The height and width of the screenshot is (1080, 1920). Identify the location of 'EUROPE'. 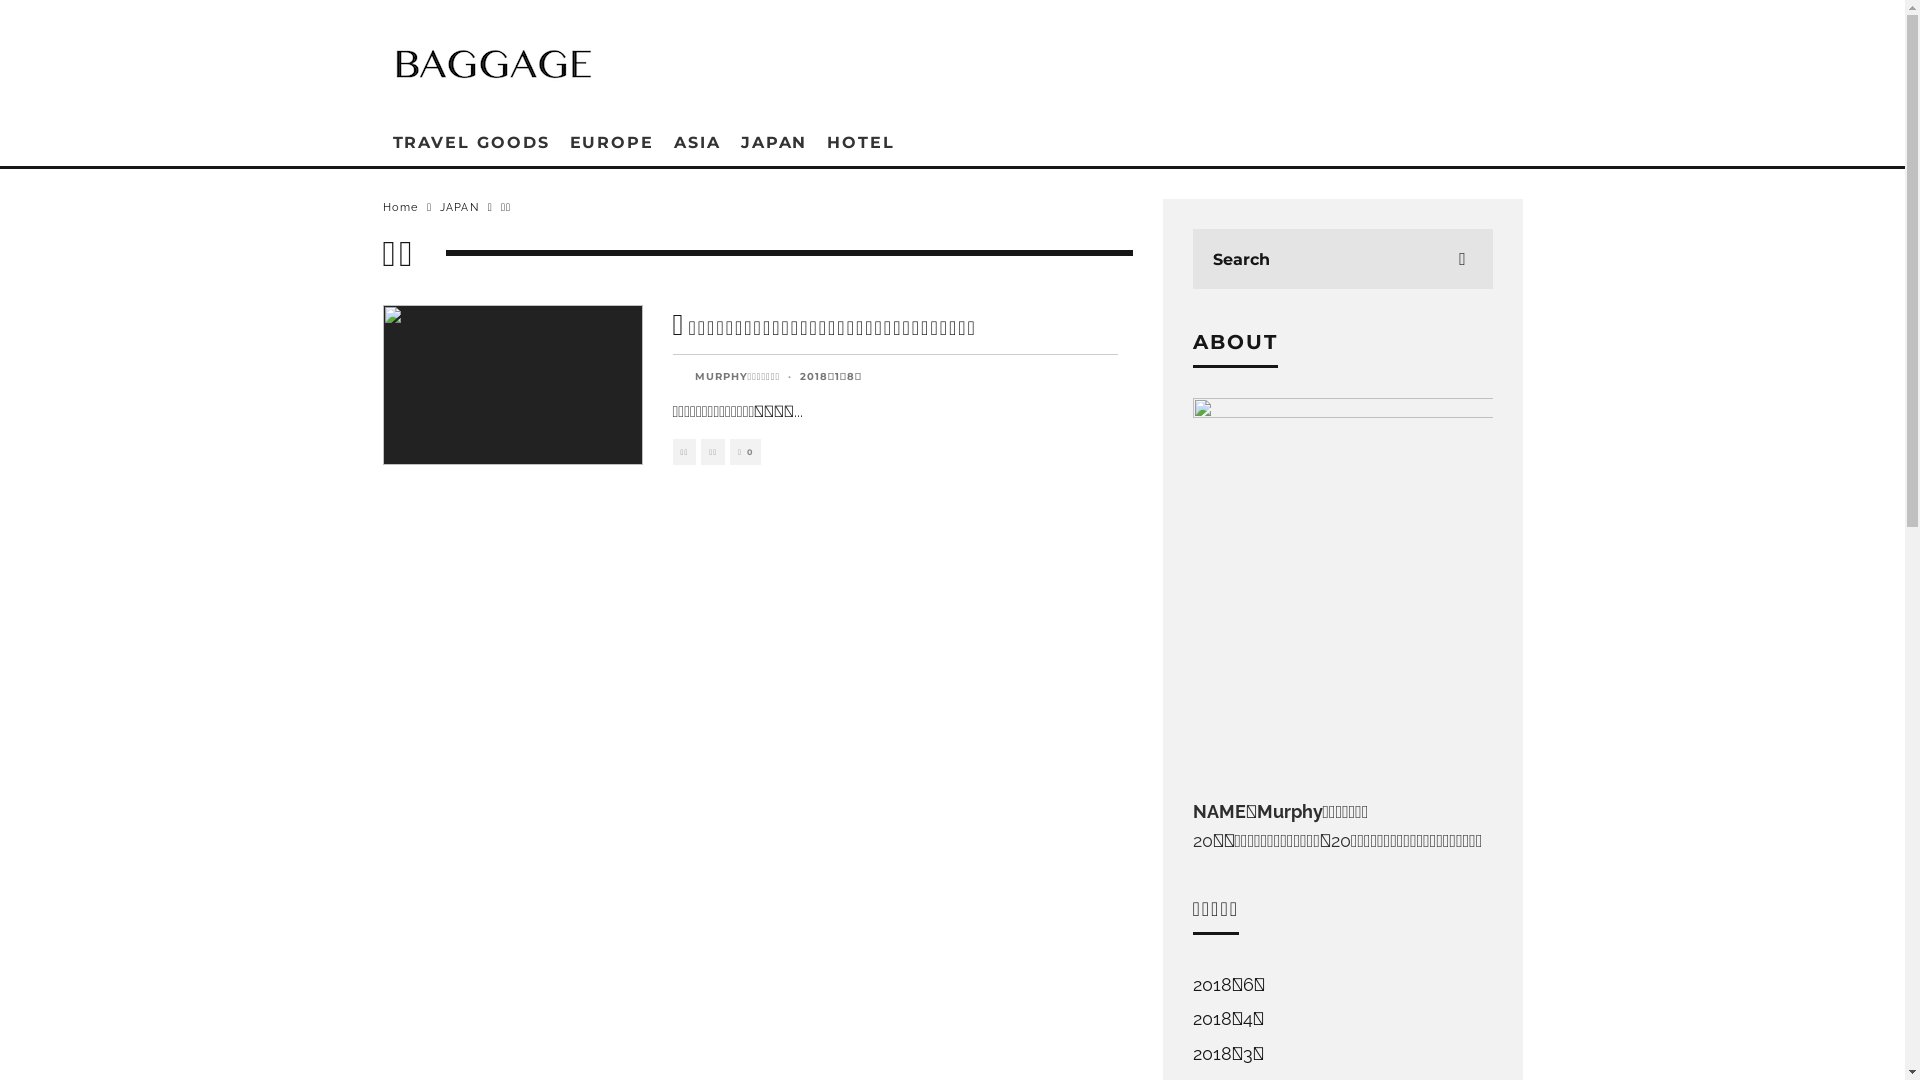
(611, 141).